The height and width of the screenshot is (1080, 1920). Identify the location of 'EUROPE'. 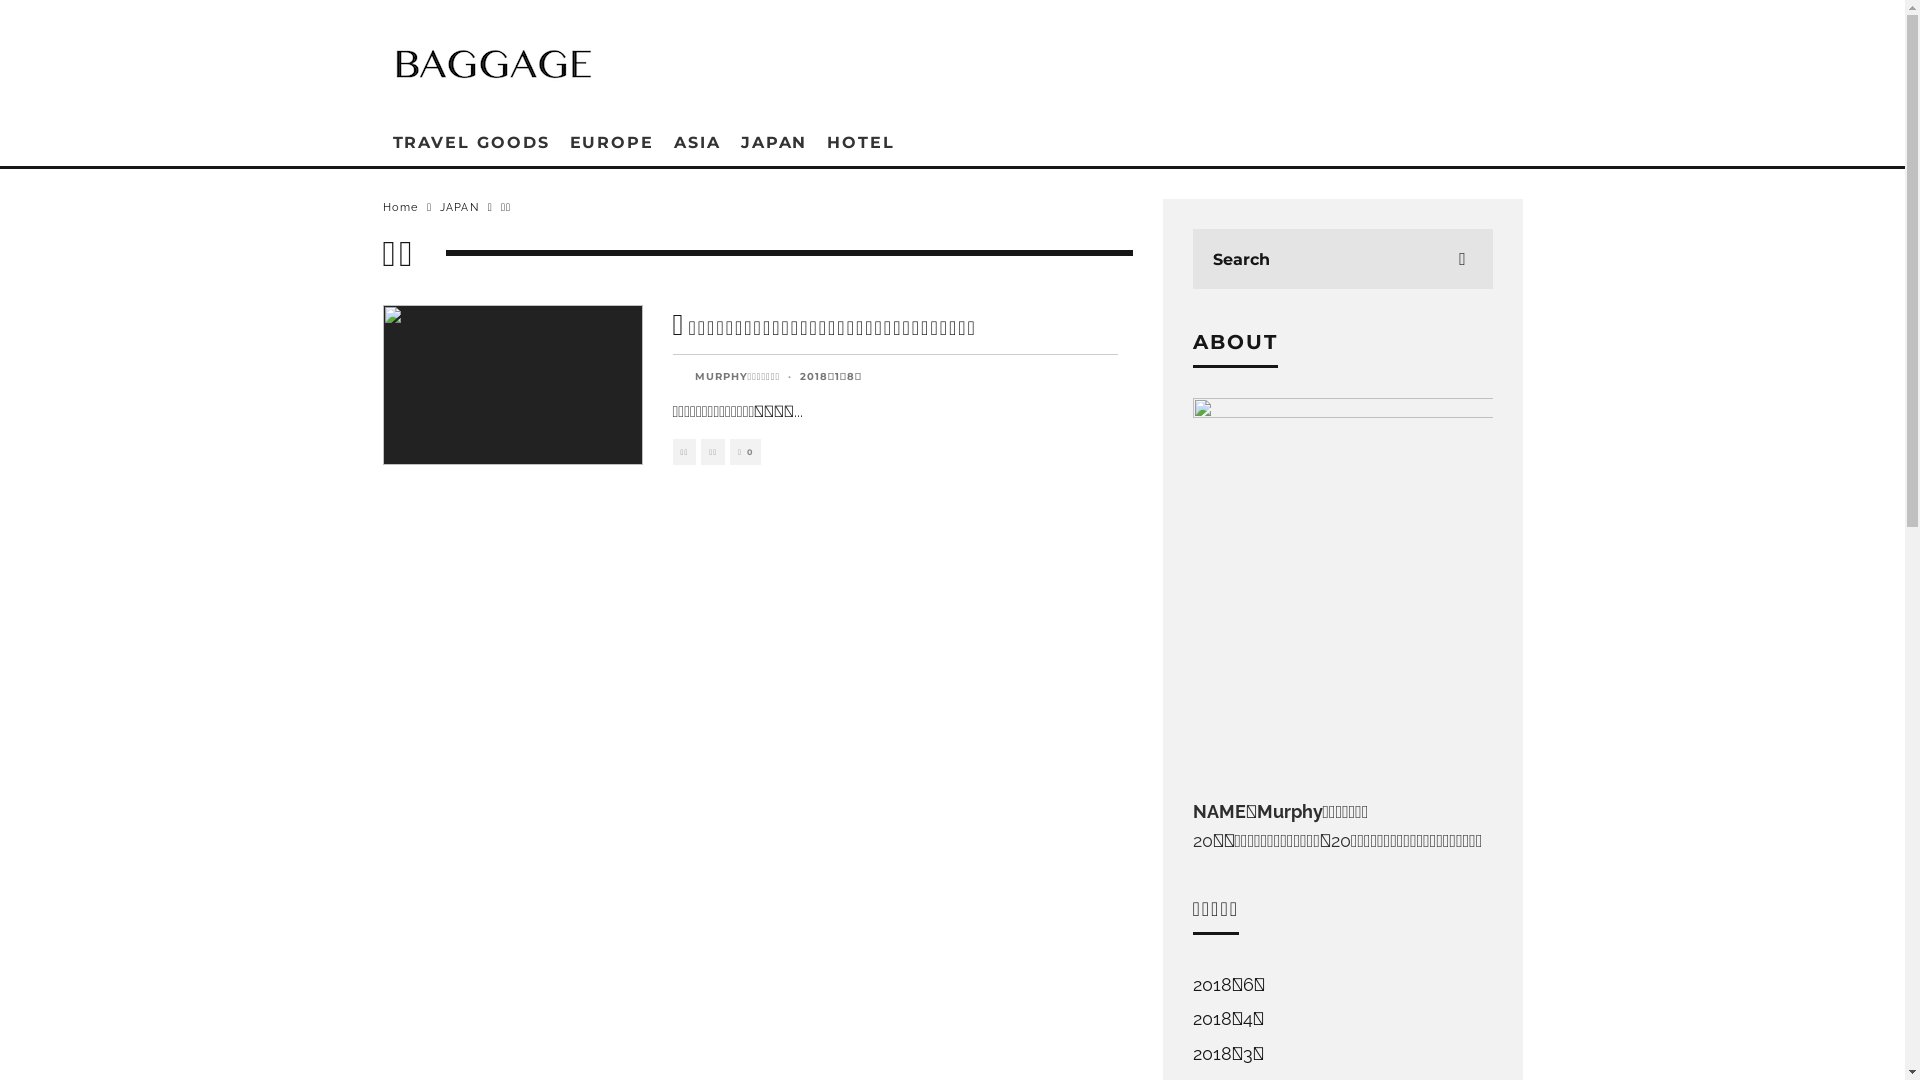
(611, 141).